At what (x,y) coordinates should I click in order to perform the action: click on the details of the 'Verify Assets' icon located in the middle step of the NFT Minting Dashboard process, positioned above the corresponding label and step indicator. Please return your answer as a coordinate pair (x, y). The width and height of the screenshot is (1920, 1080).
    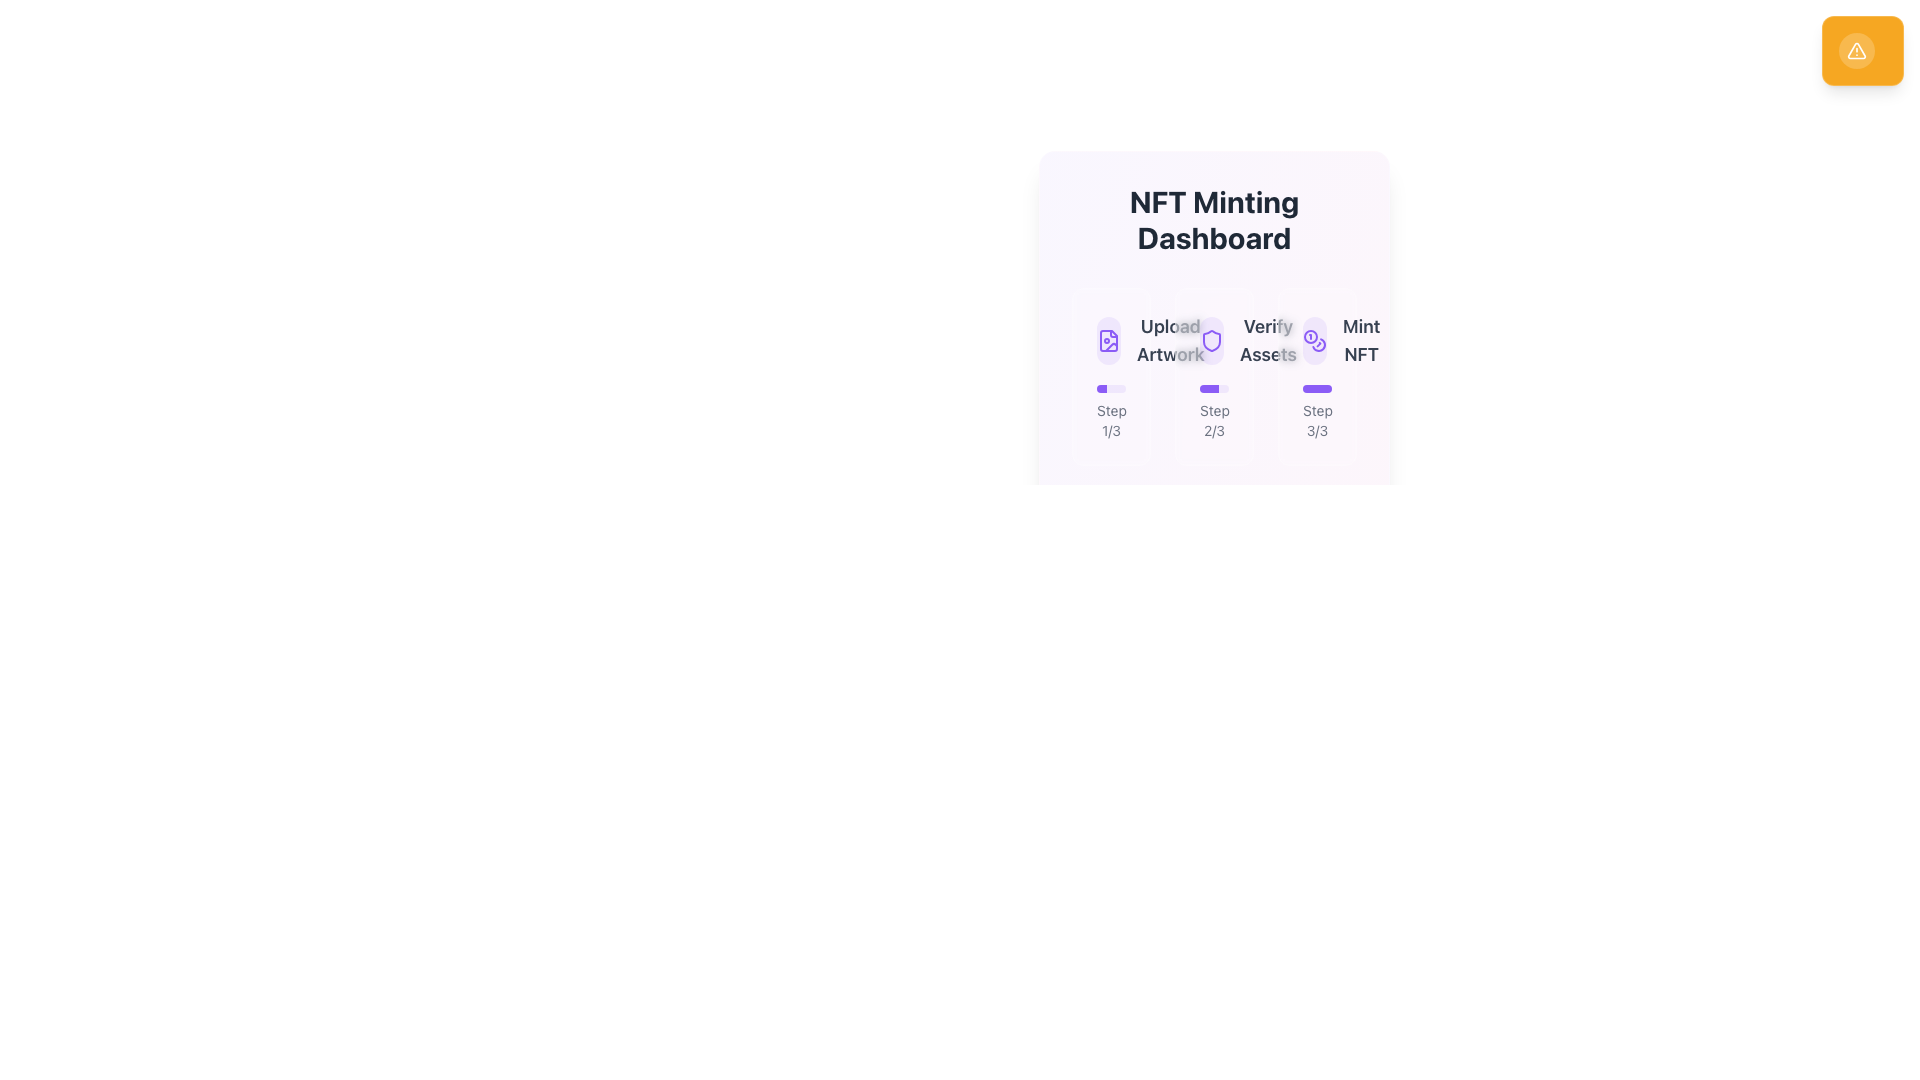
    Looking at the image, I should click on (1210, 339).